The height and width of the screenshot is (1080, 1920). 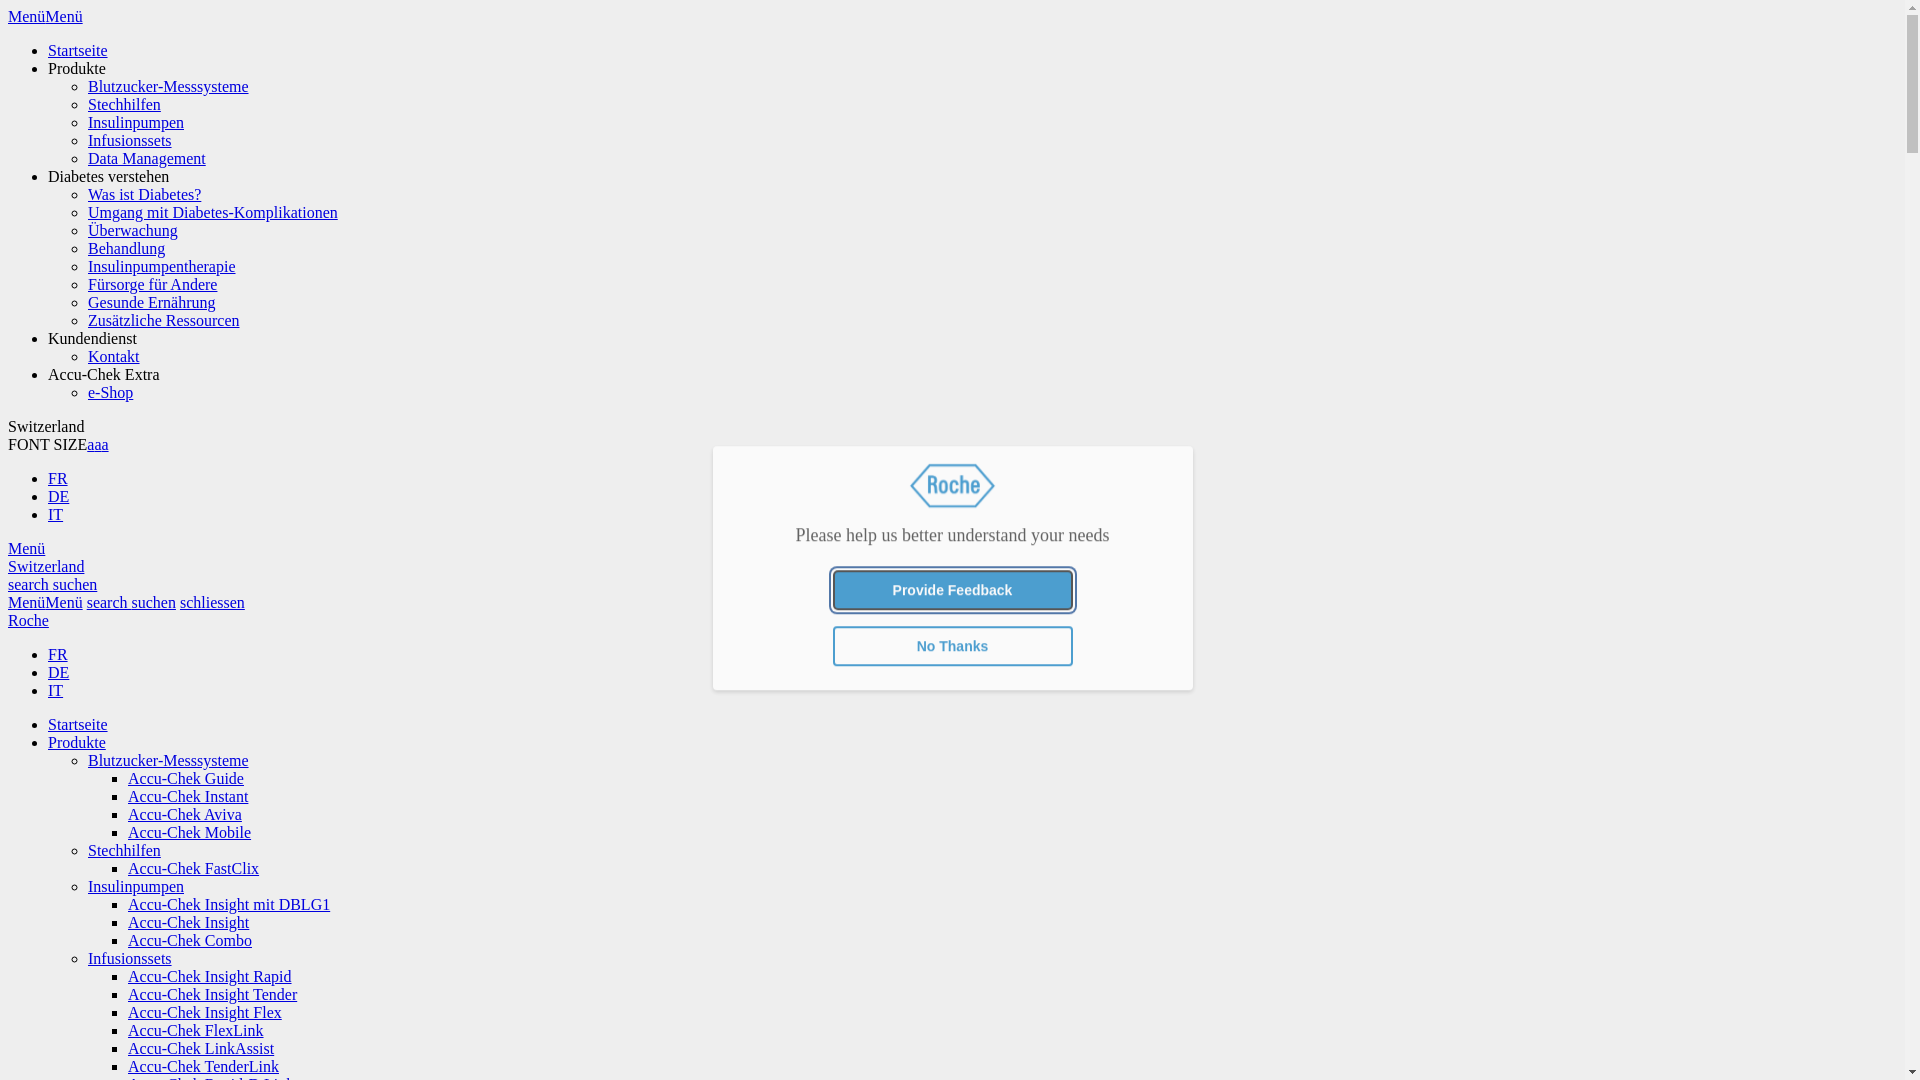 What do you see at coordinates (109, 392) in the screenshot?
I see `'e-Shop'` at bounding box center [109, 392].